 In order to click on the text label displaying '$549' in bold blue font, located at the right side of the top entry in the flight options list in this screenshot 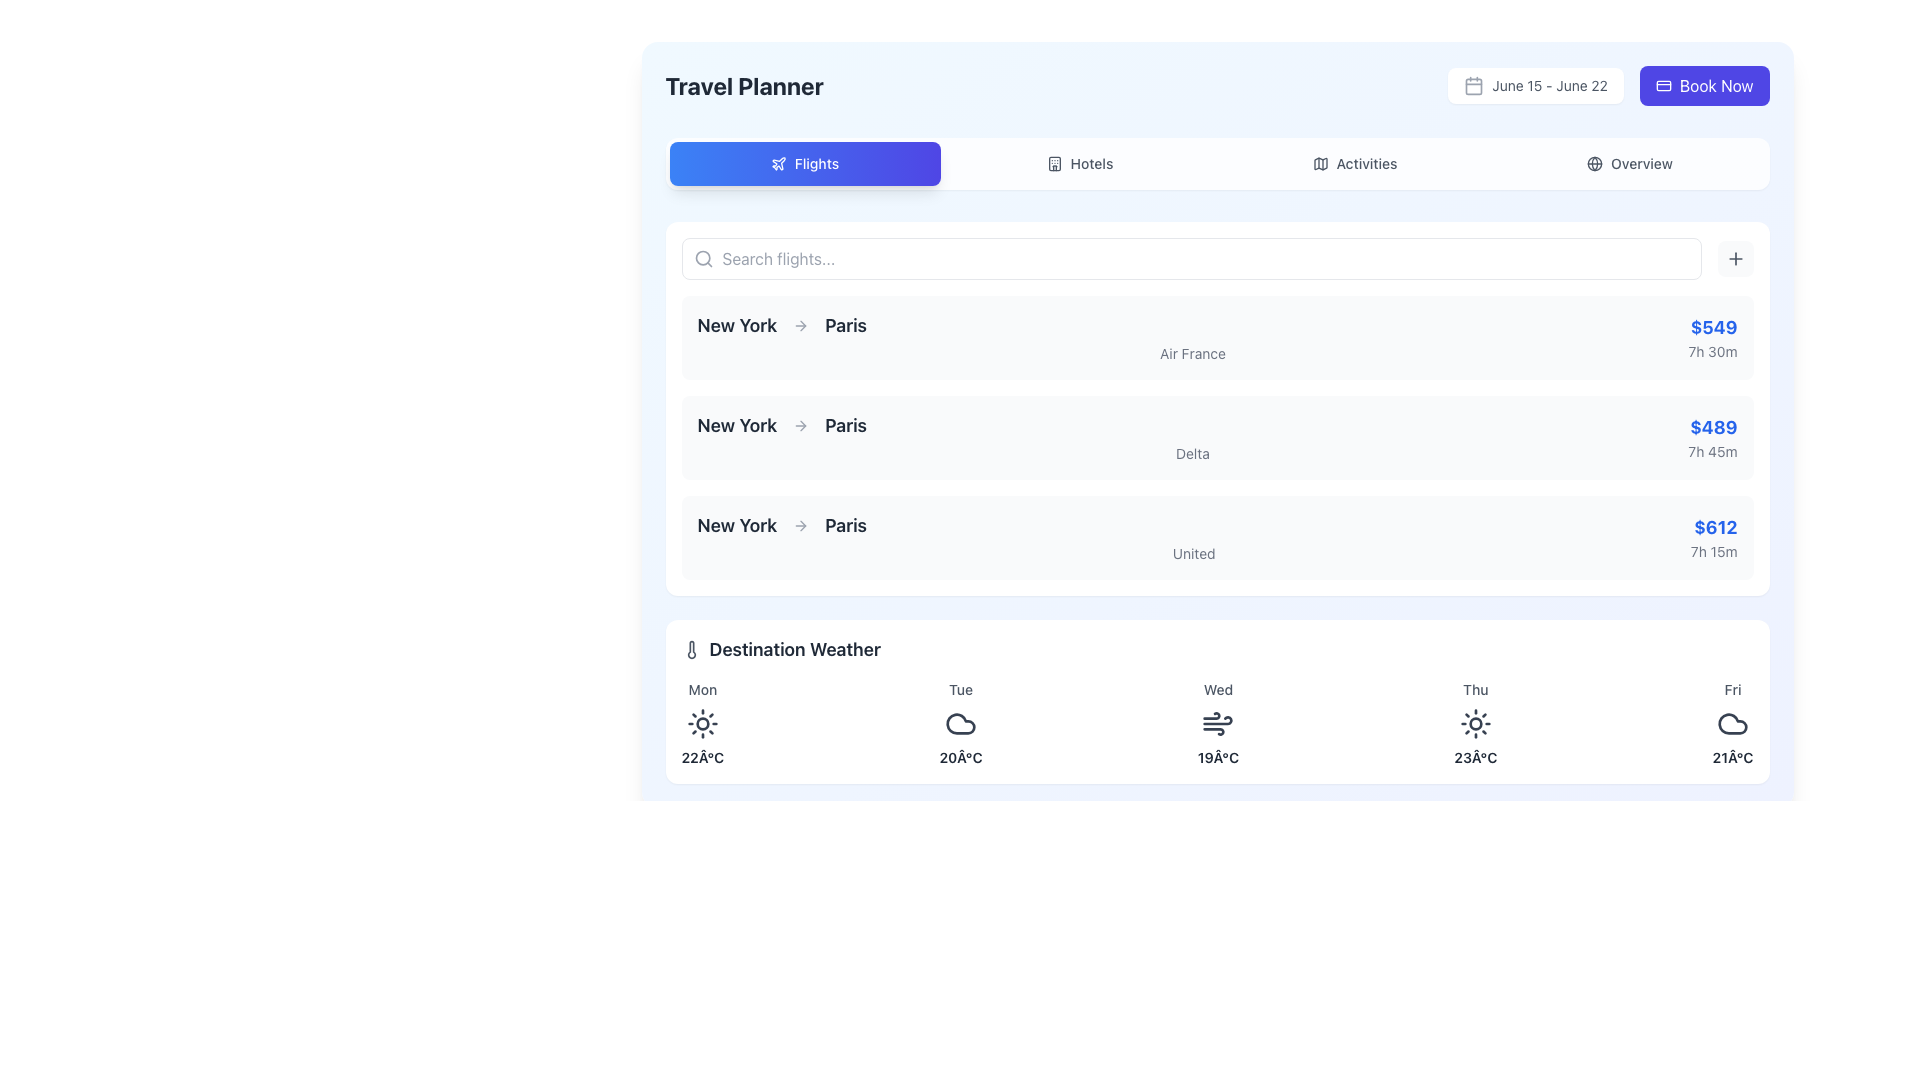, I will do `click(1712, 326)`.